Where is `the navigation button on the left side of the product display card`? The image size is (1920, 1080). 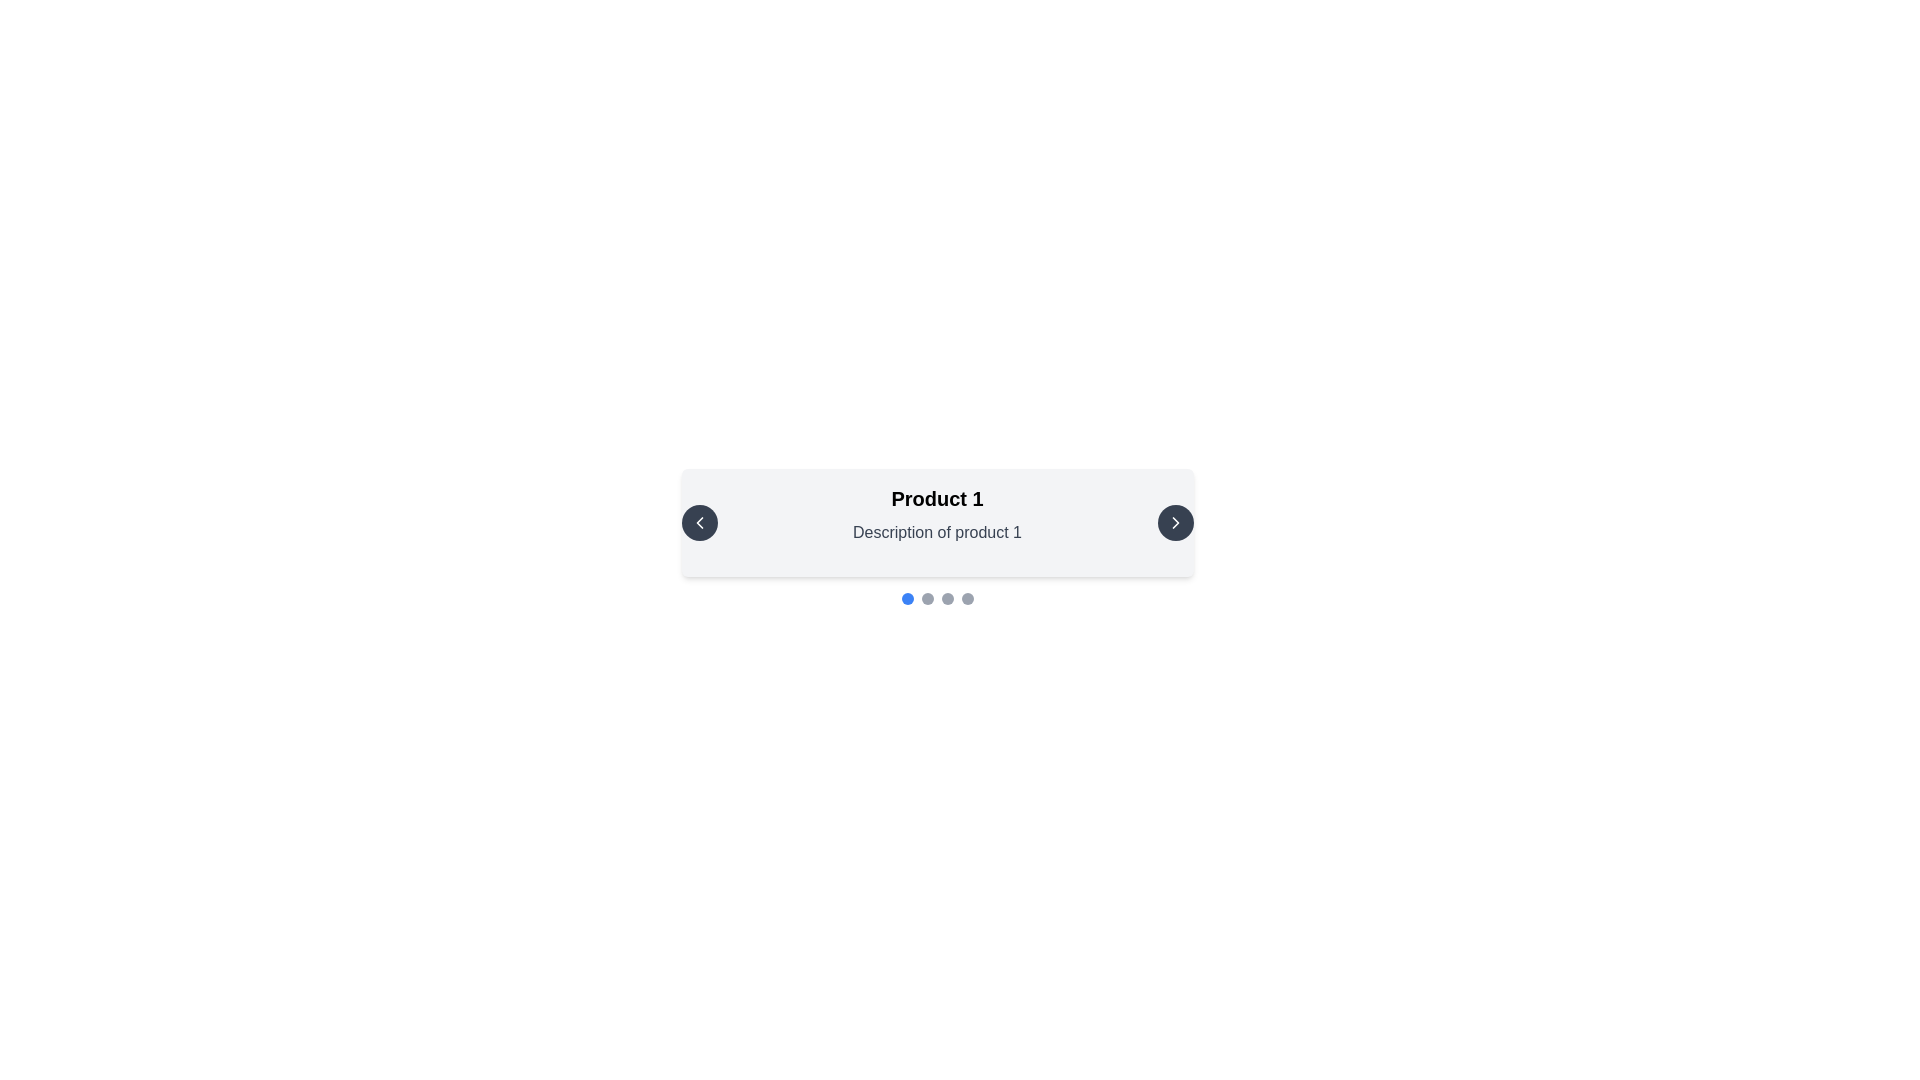
the navigation button on the left side of the product display card is located at coordinates (699, 522).